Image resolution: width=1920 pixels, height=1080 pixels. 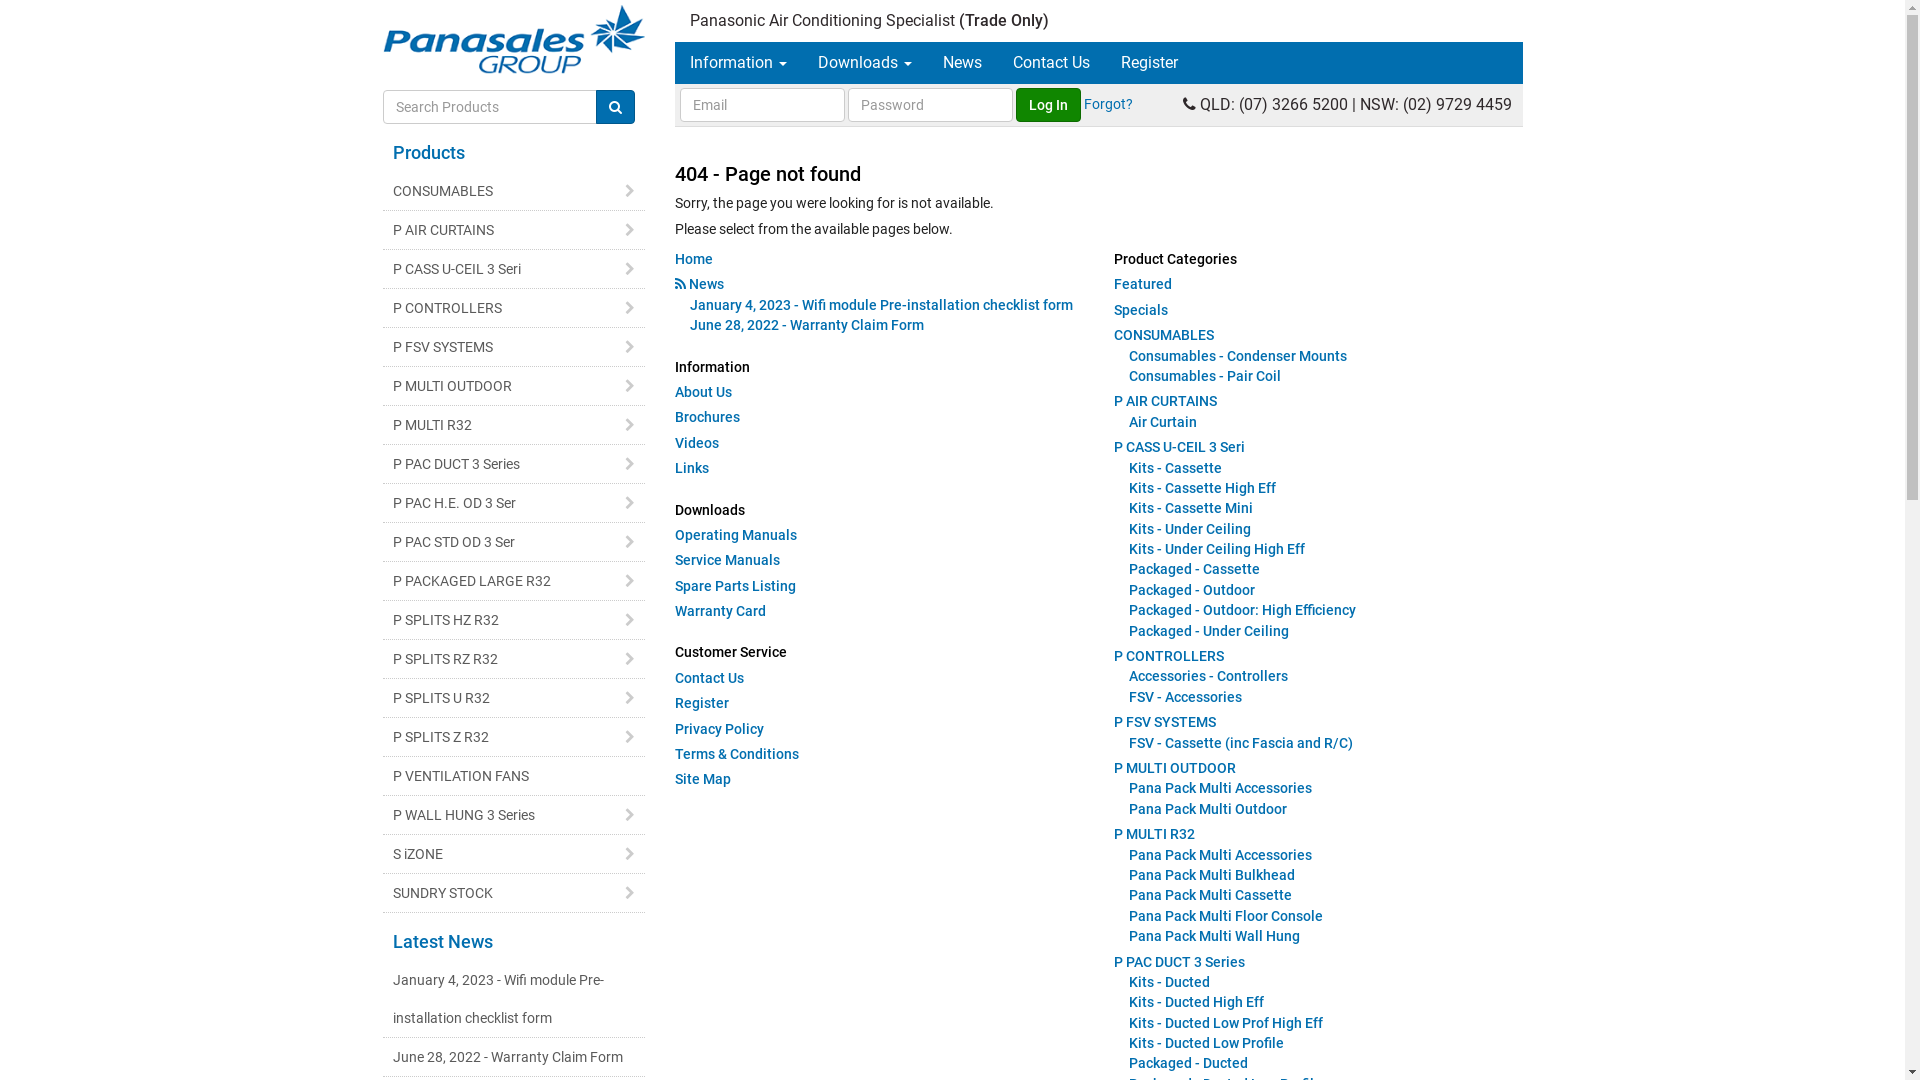 I want to click on 'Register', so click(x=701, y=701).